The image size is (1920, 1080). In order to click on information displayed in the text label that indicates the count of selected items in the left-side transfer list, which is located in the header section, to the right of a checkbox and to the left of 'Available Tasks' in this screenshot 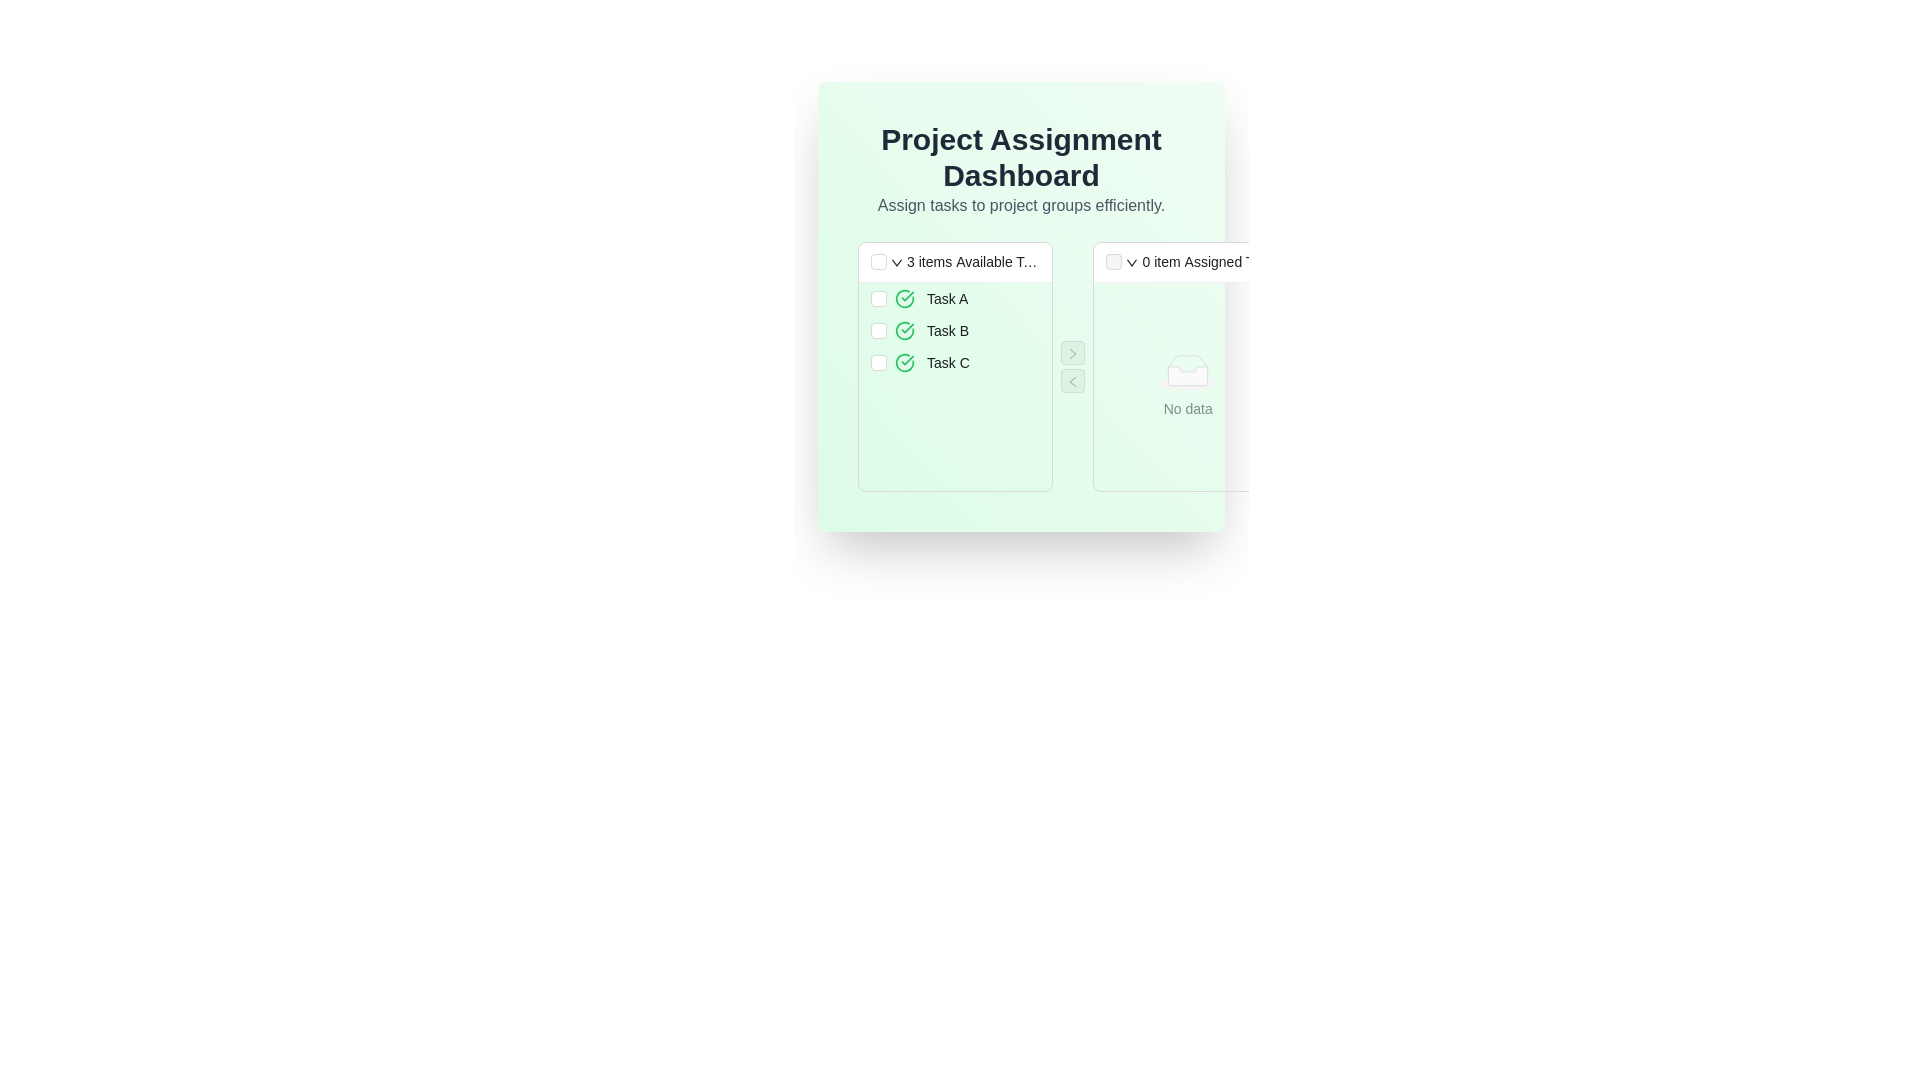, I will do `click(928, 261)`.